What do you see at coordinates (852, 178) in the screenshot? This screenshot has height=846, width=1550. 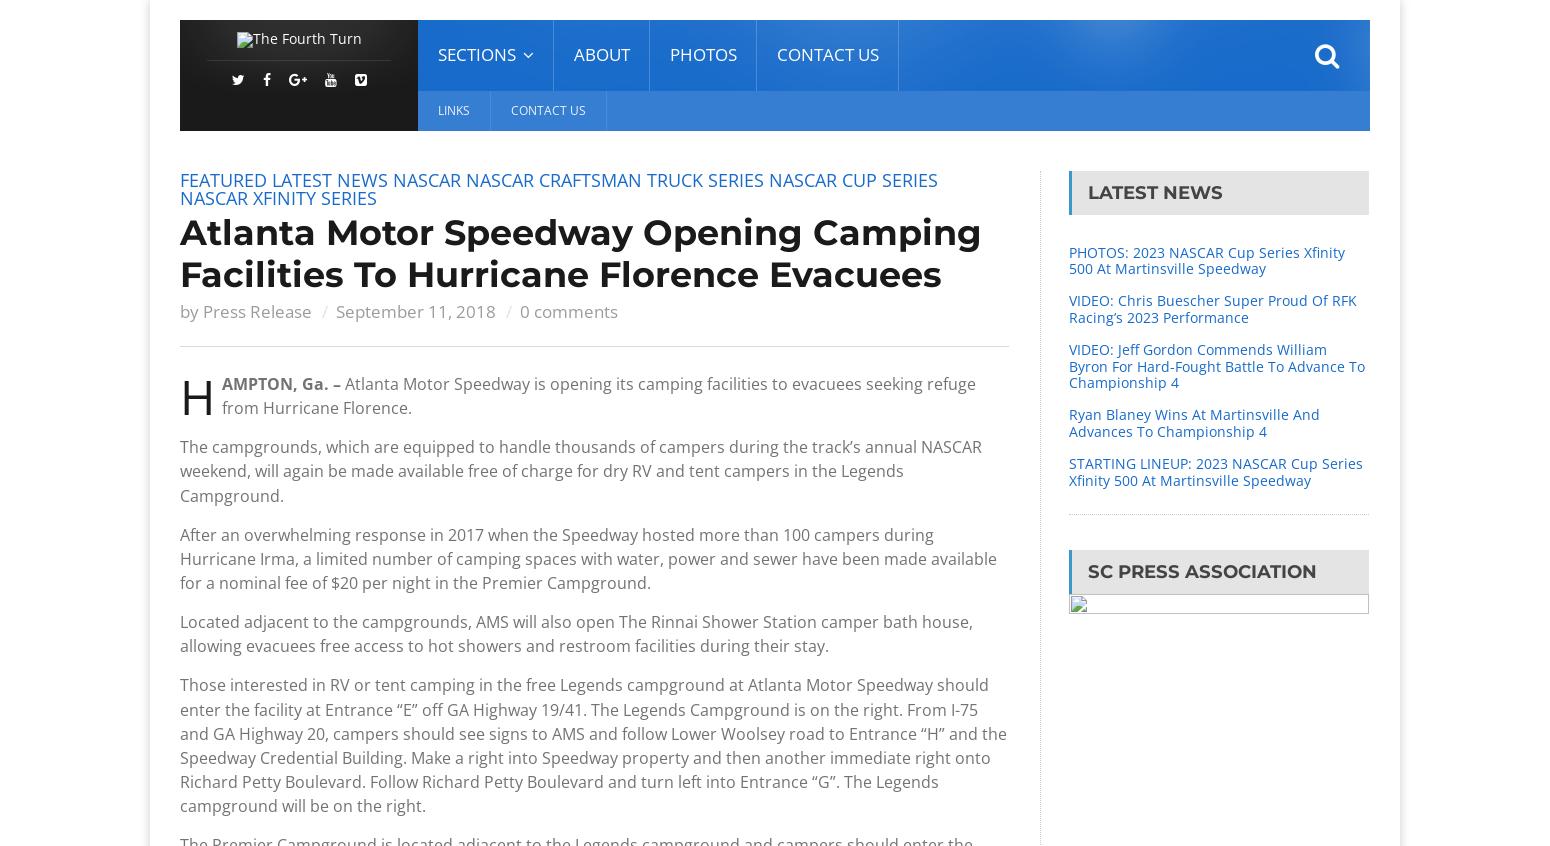 I see `'NASCAR Cup Series'` at bounding box center [852, 178].